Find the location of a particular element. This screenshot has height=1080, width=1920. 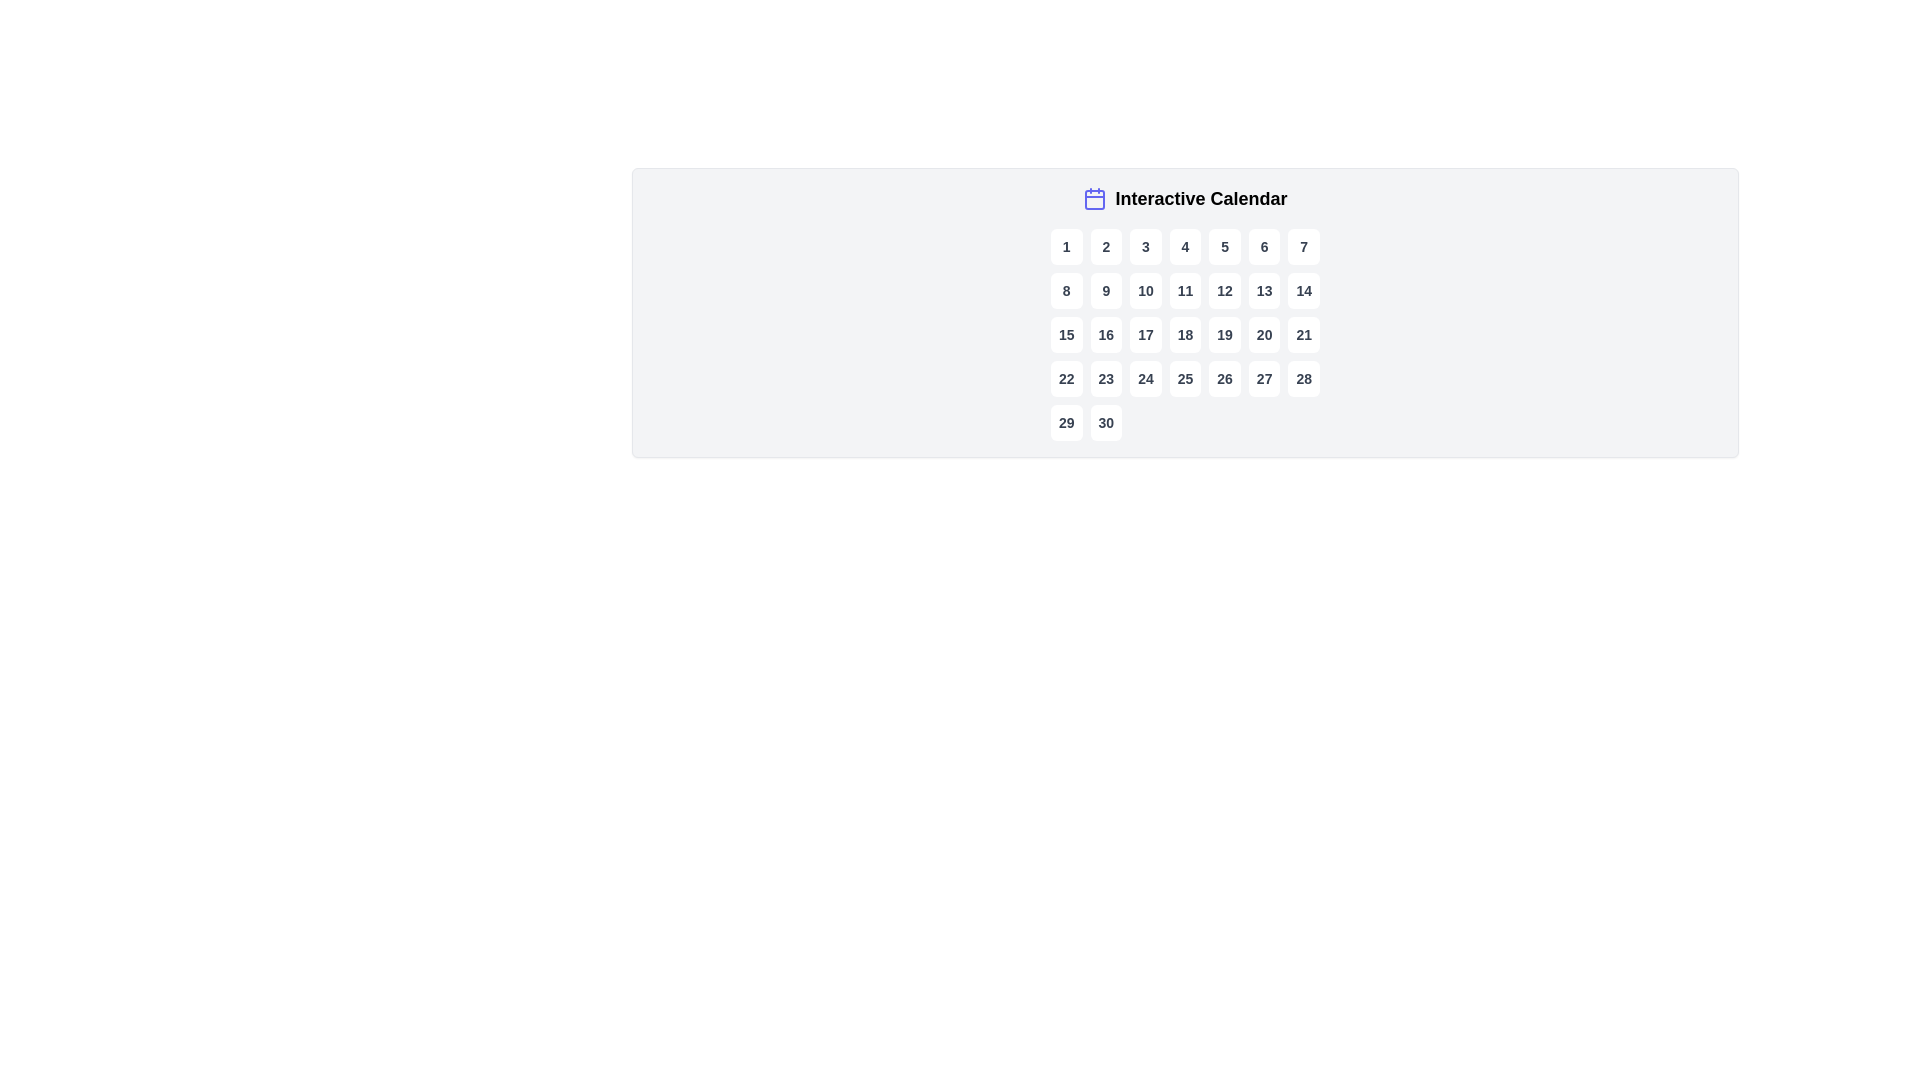

the square-shaped button with a white background and black text displaying '13' is located at coordinates (1263, 290).